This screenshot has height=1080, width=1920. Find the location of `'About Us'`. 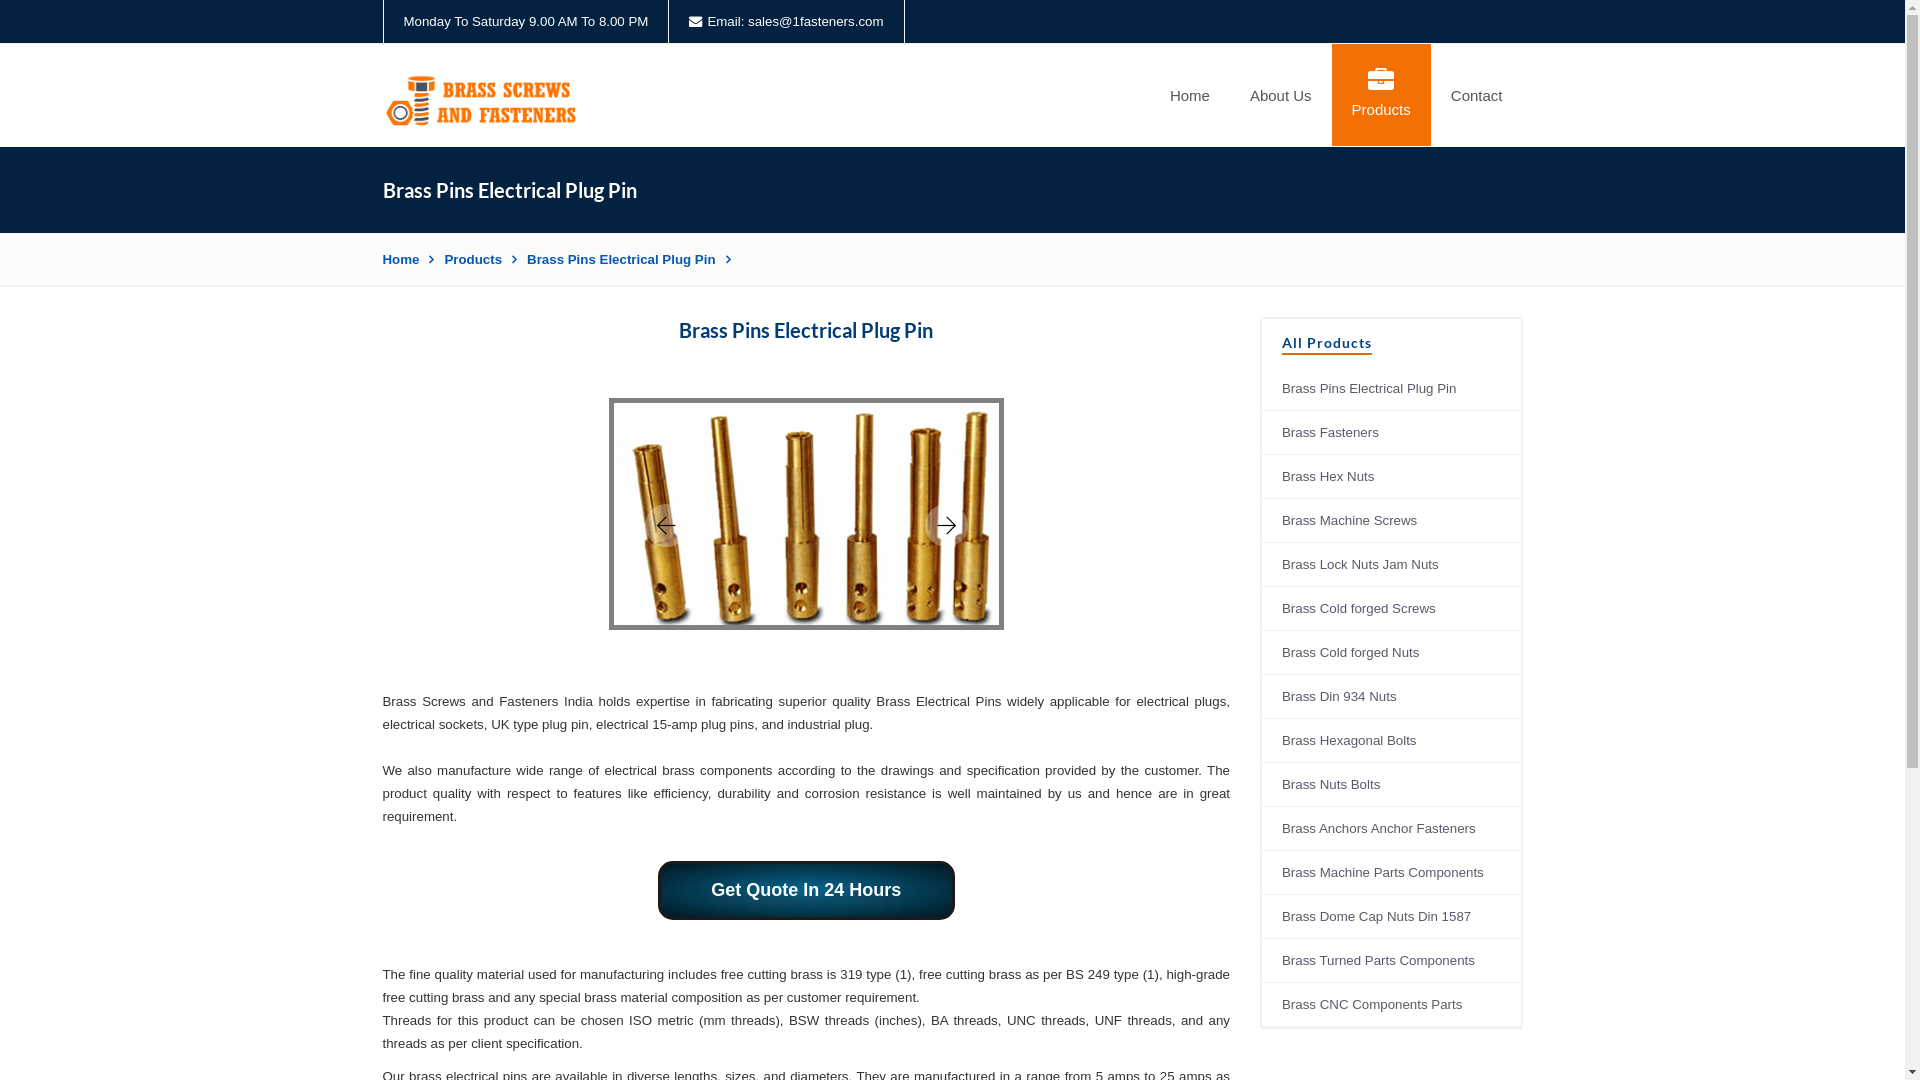

'About Us' is located at coordinates (1281, 95).